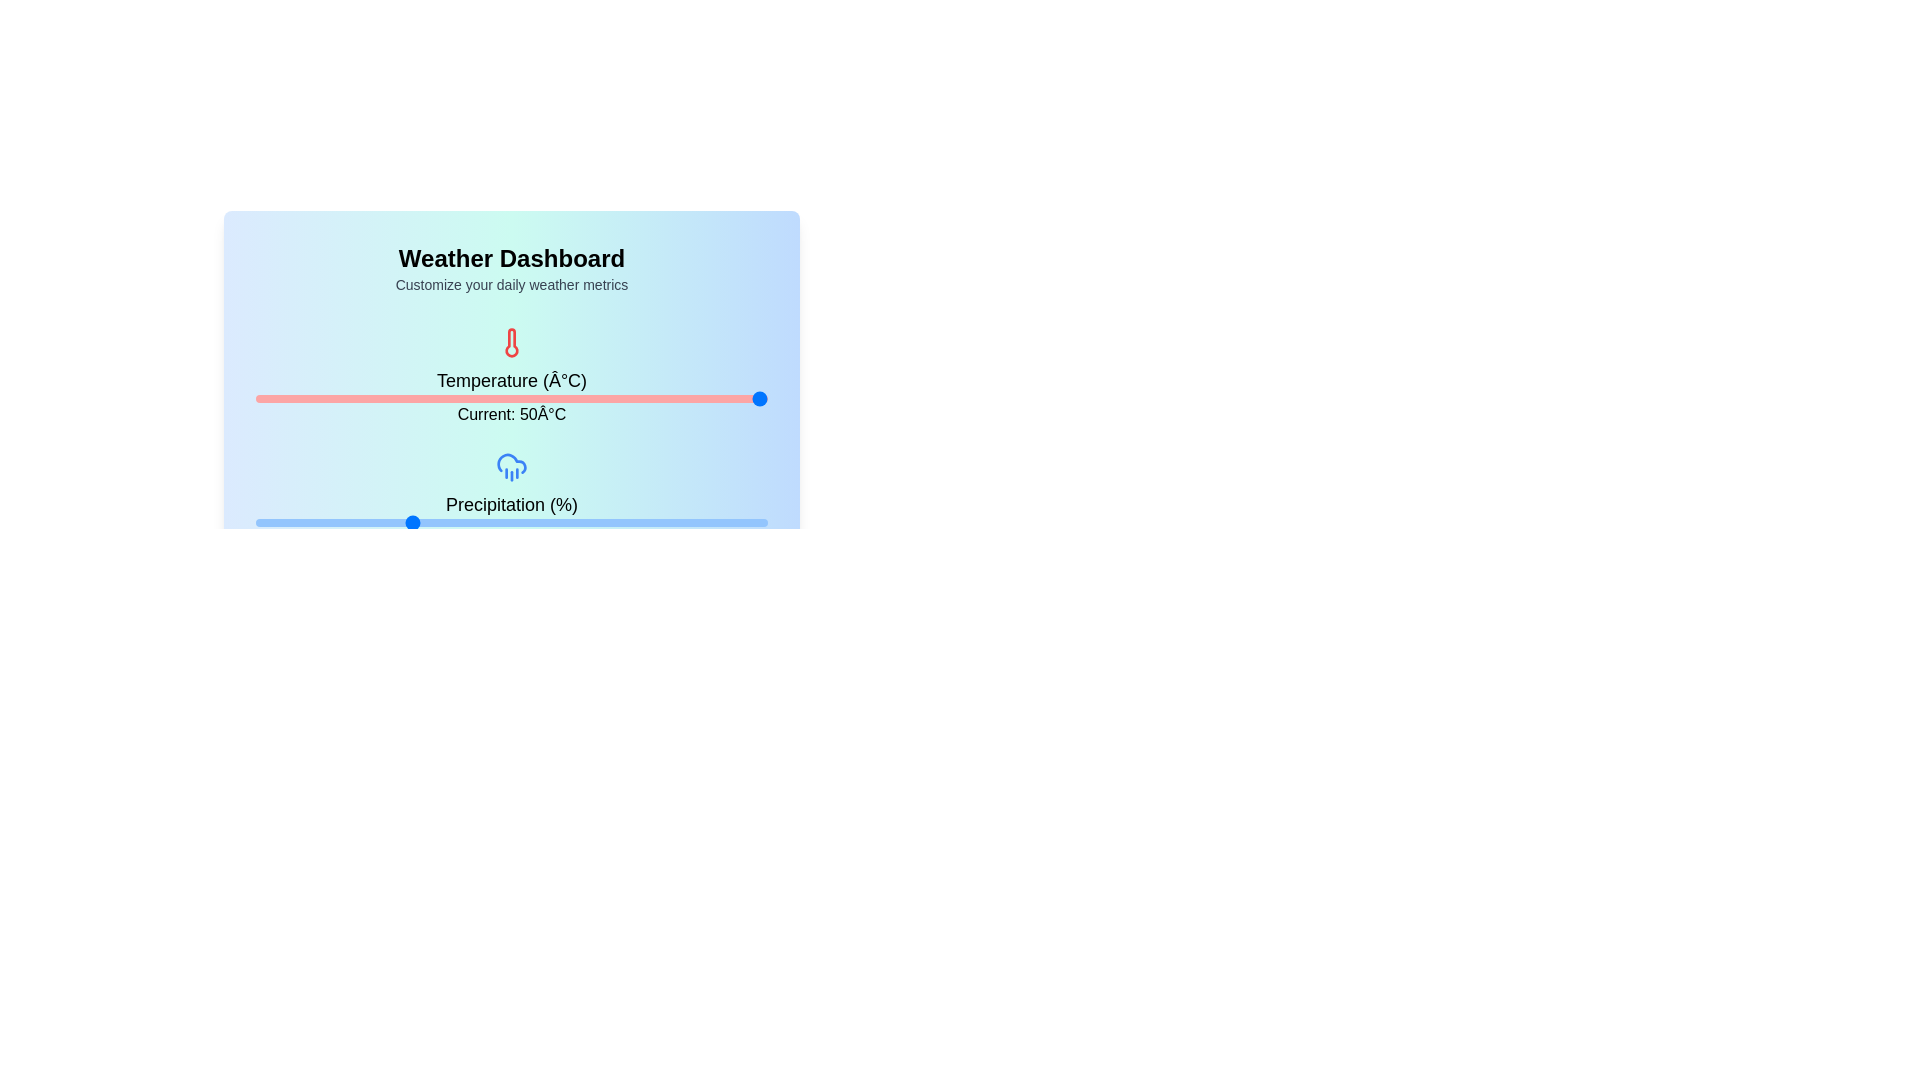 Image resolution: width=1920 pixels, height=1080 pixels. Describe the element at coordinates (512, 398) in the screenshot. I see `the thumb of the horizontal range slider input, which is styled with a red filled track` at that location.